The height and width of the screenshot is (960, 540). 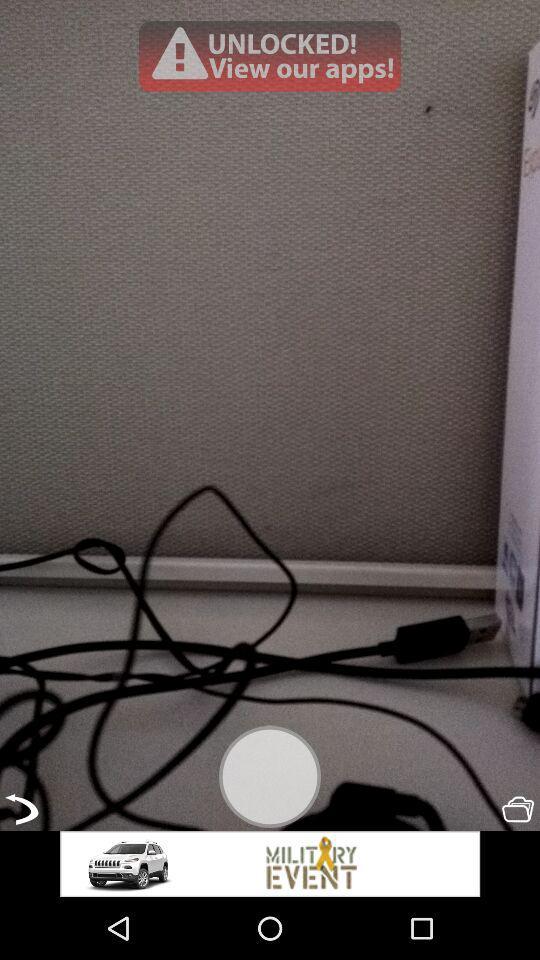 What do you see at coordinates (518, 865) in the screenshot?
I see `the folder icon` at bounding box center [518, 865].